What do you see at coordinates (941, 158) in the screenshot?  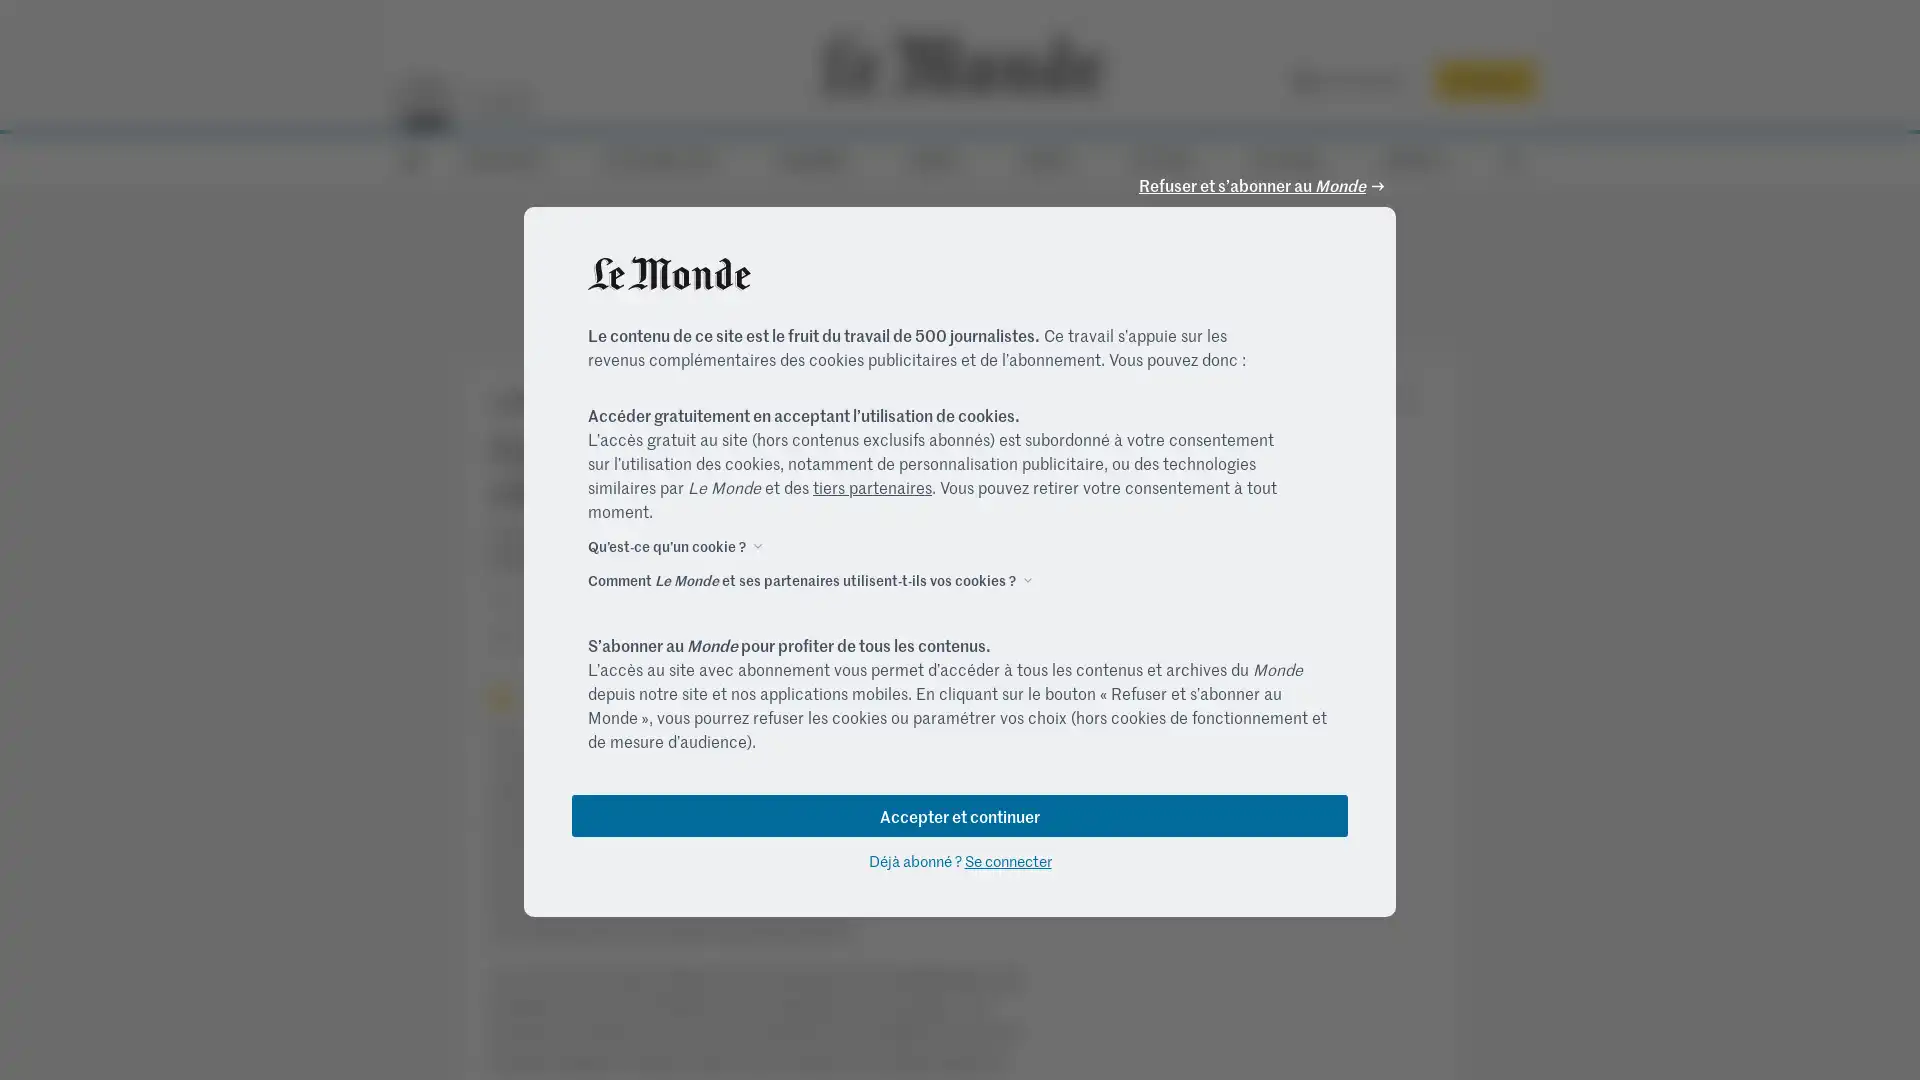 I see `VIDEOS` at bounding box center [941, 158].